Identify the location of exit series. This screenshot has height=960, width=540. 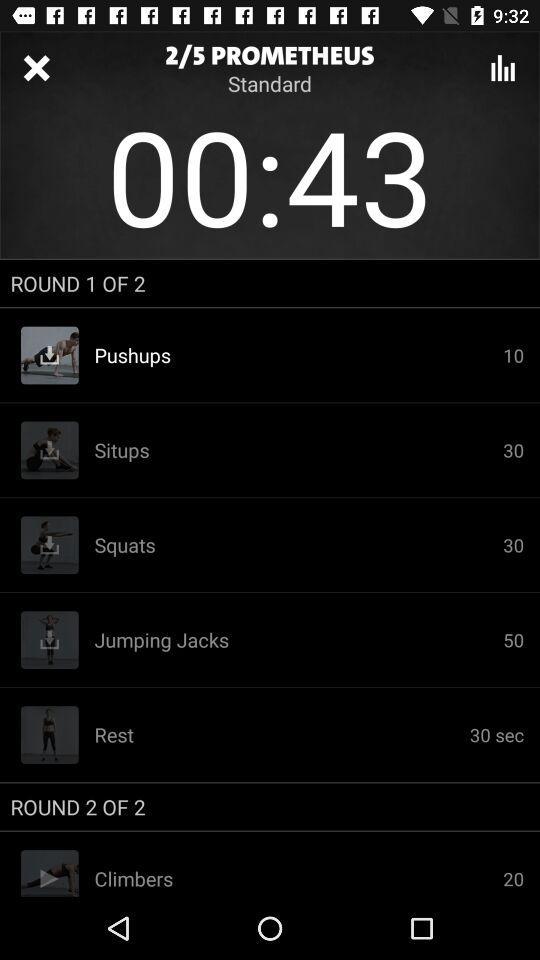
(36, 68).